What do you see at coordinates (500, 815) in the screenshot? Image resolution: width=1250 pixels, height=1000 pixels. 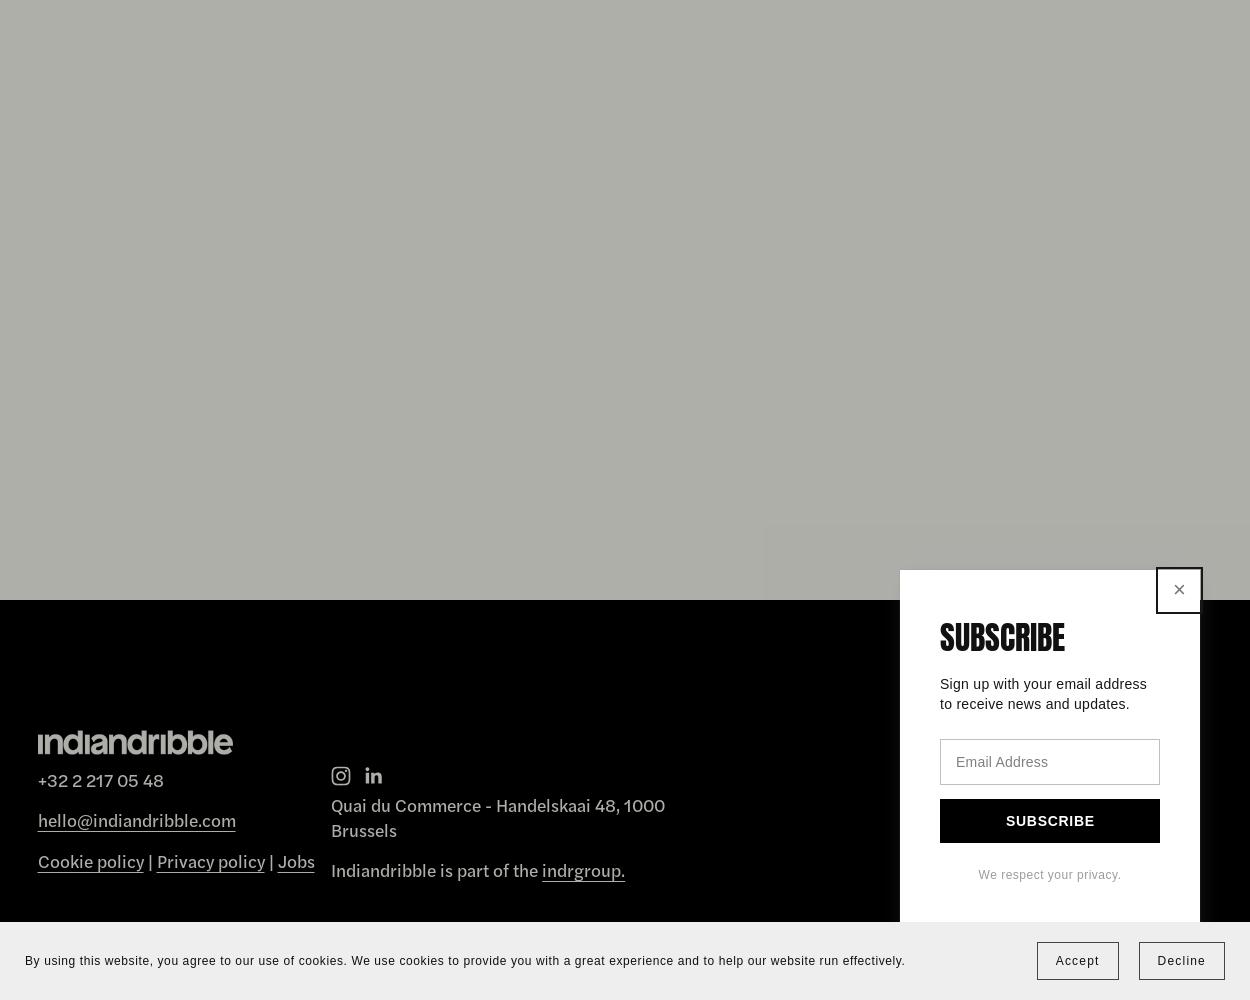 I see `'Quai du Commerce - Handelskaai 48, 1000 Brussels'` at bounding box center [500, 815].